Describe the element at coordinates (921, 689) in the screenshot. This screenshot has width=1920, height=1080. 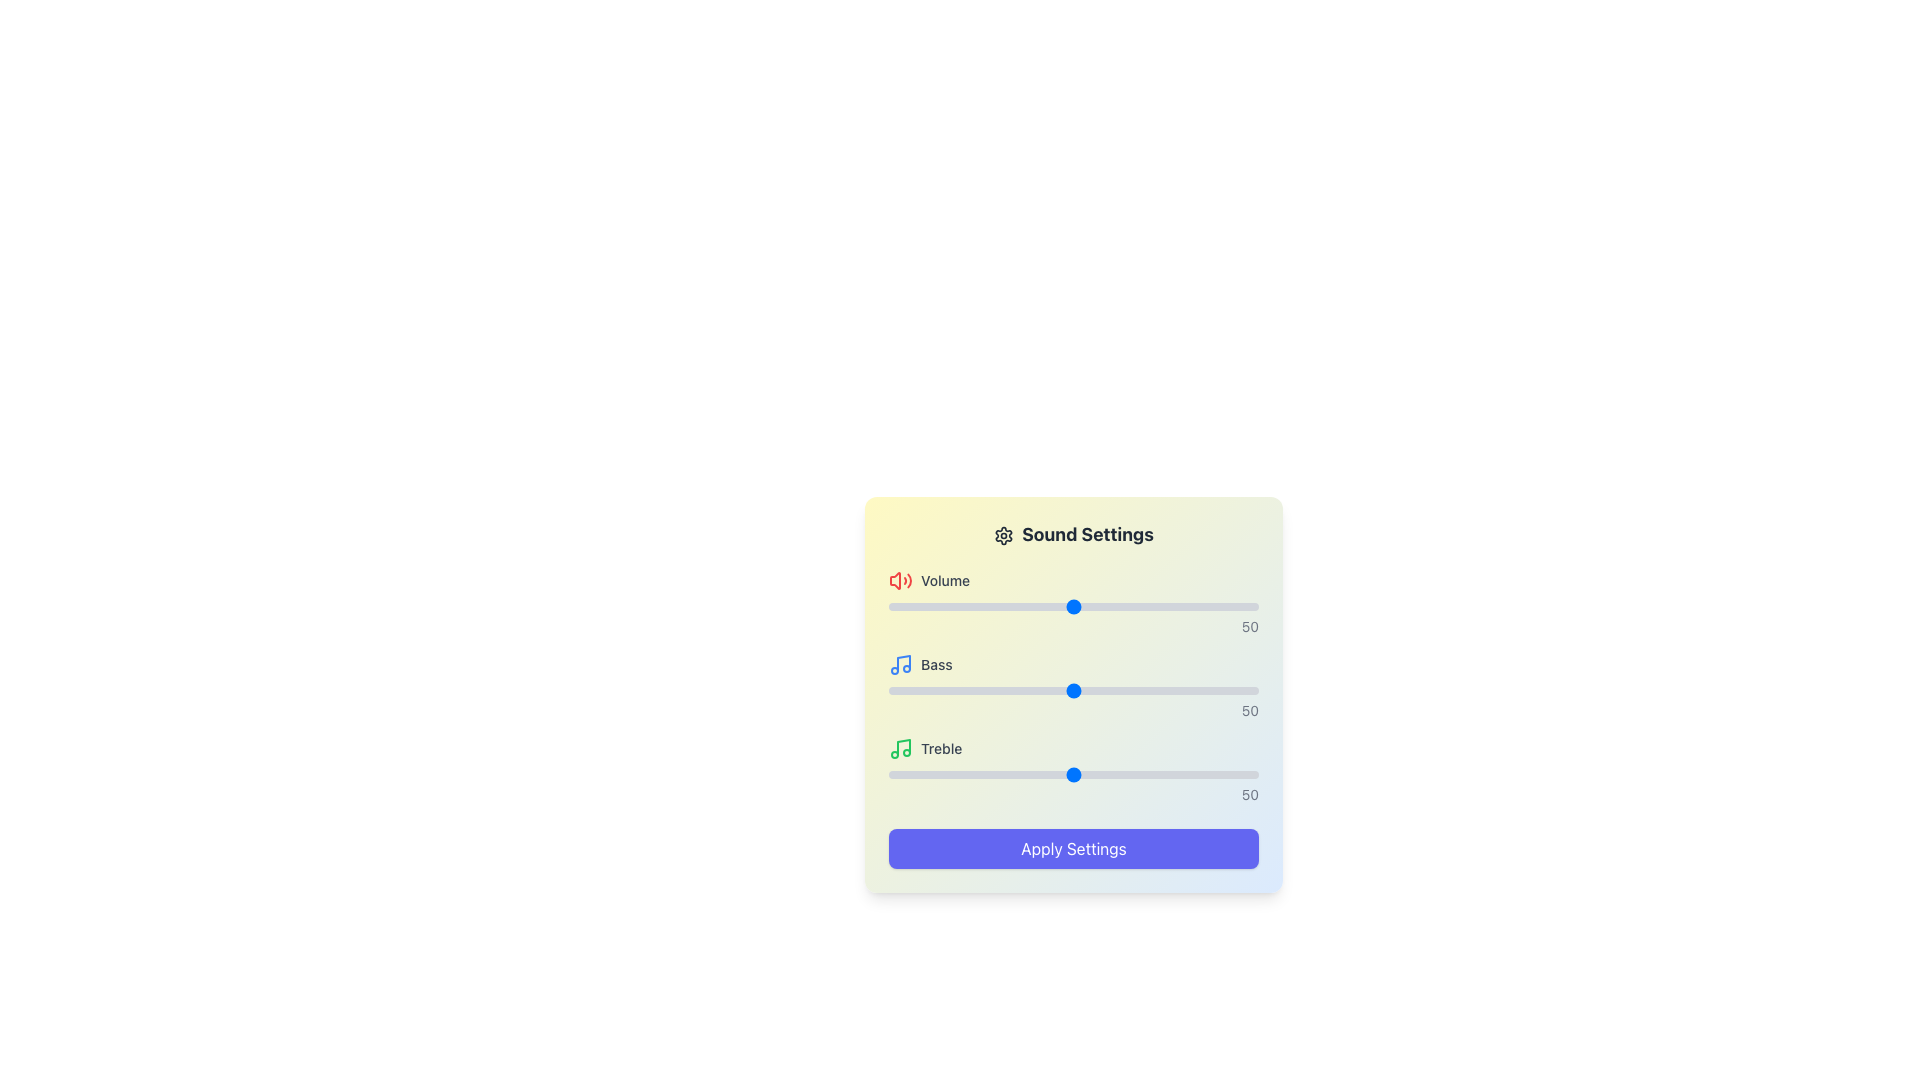
I see `the bass level` at that location.